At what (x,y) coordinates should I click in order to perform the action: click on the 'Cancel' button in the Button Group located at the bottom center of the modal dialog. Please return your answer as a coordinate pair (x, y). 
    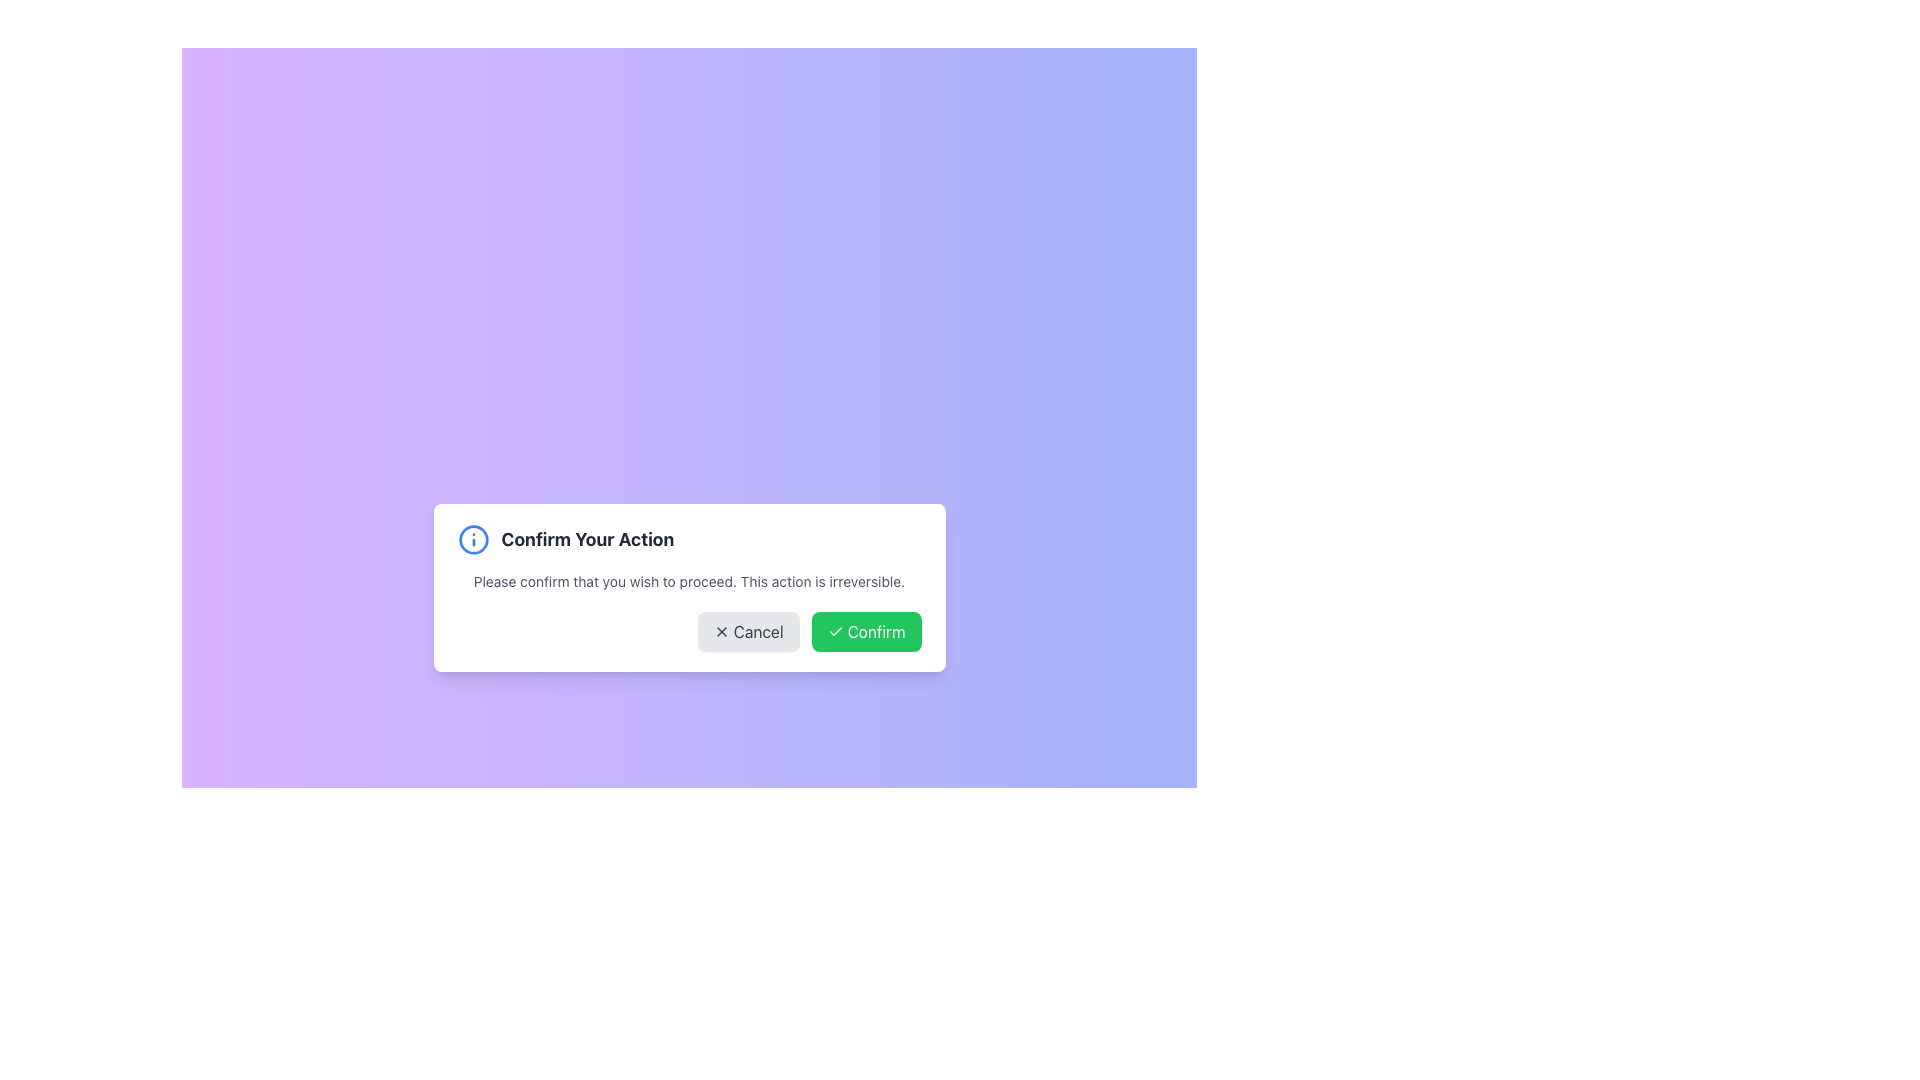
    Looking at the image, I should click on (689, 632).